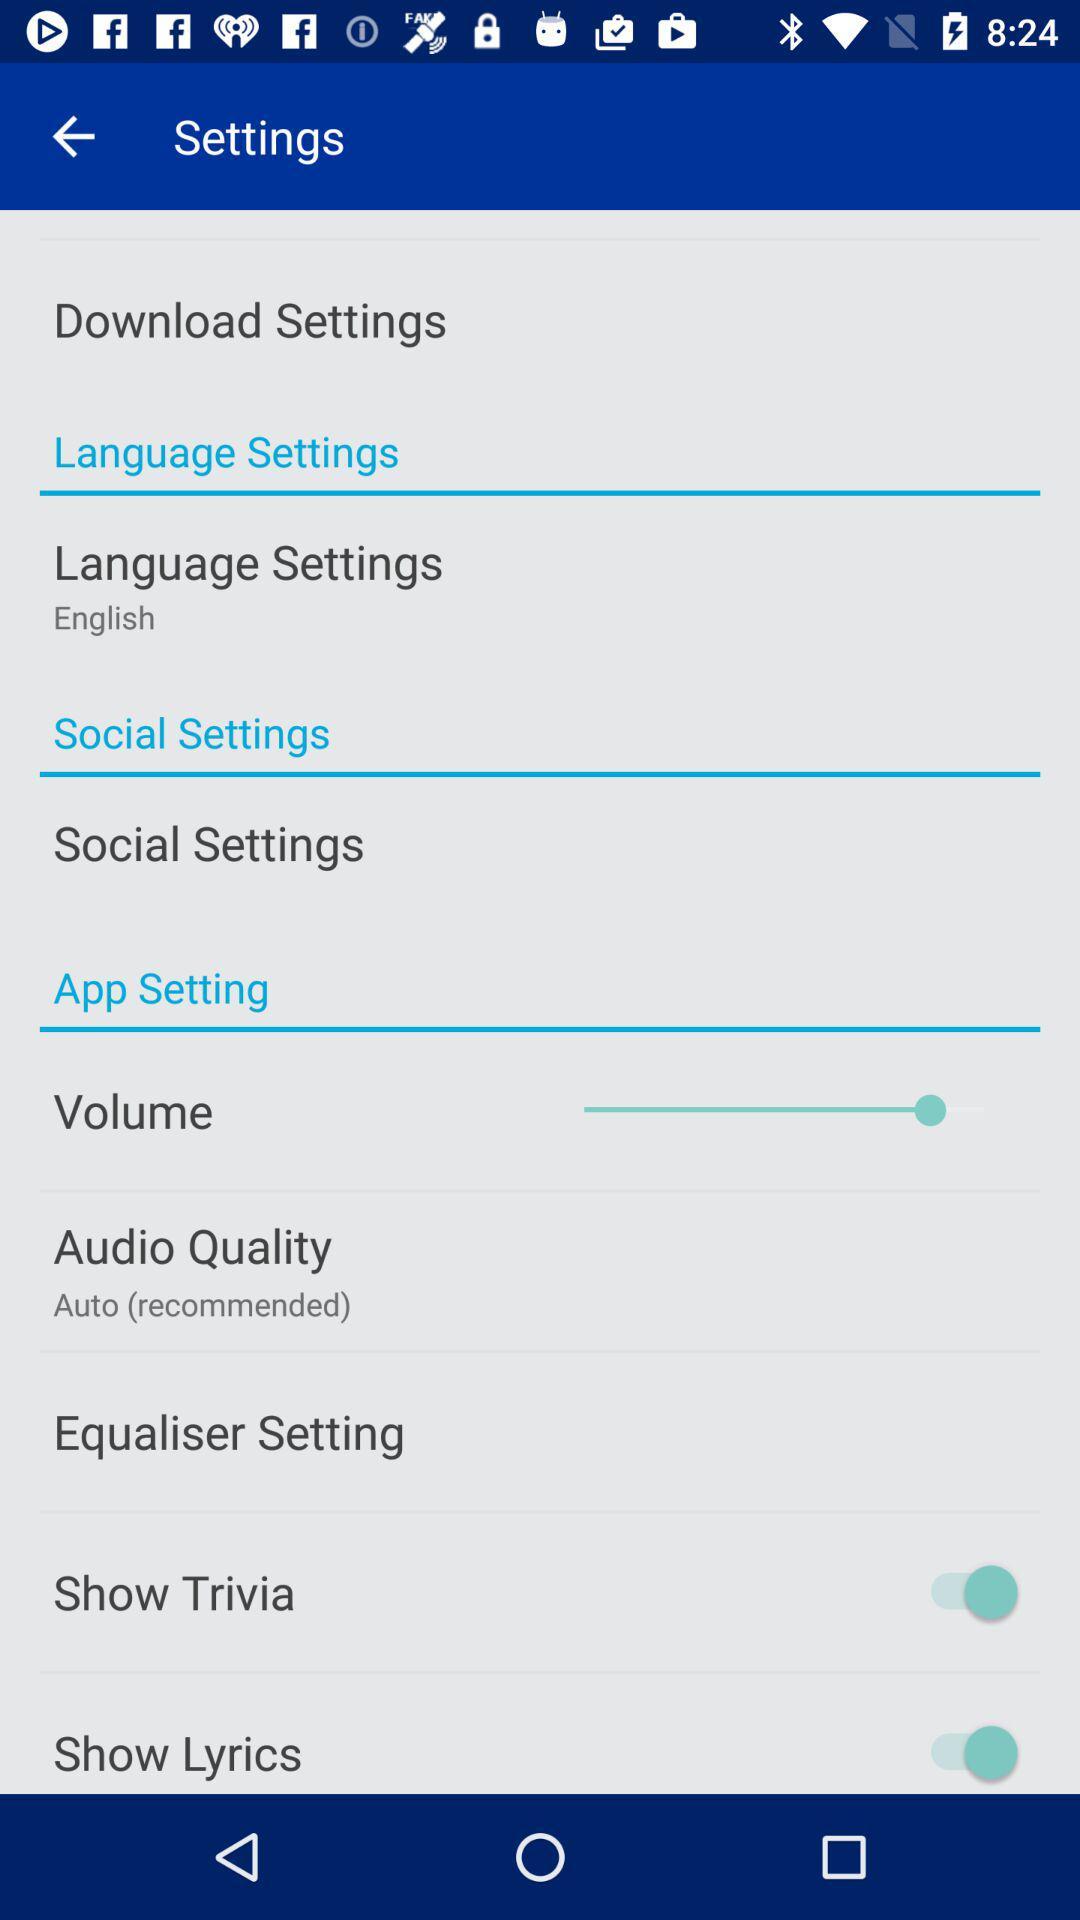  What do you see at coordinates (887, 1590) in the screenshot?
I see `toggles trivia information shown` at bounding box center [887, 1590].